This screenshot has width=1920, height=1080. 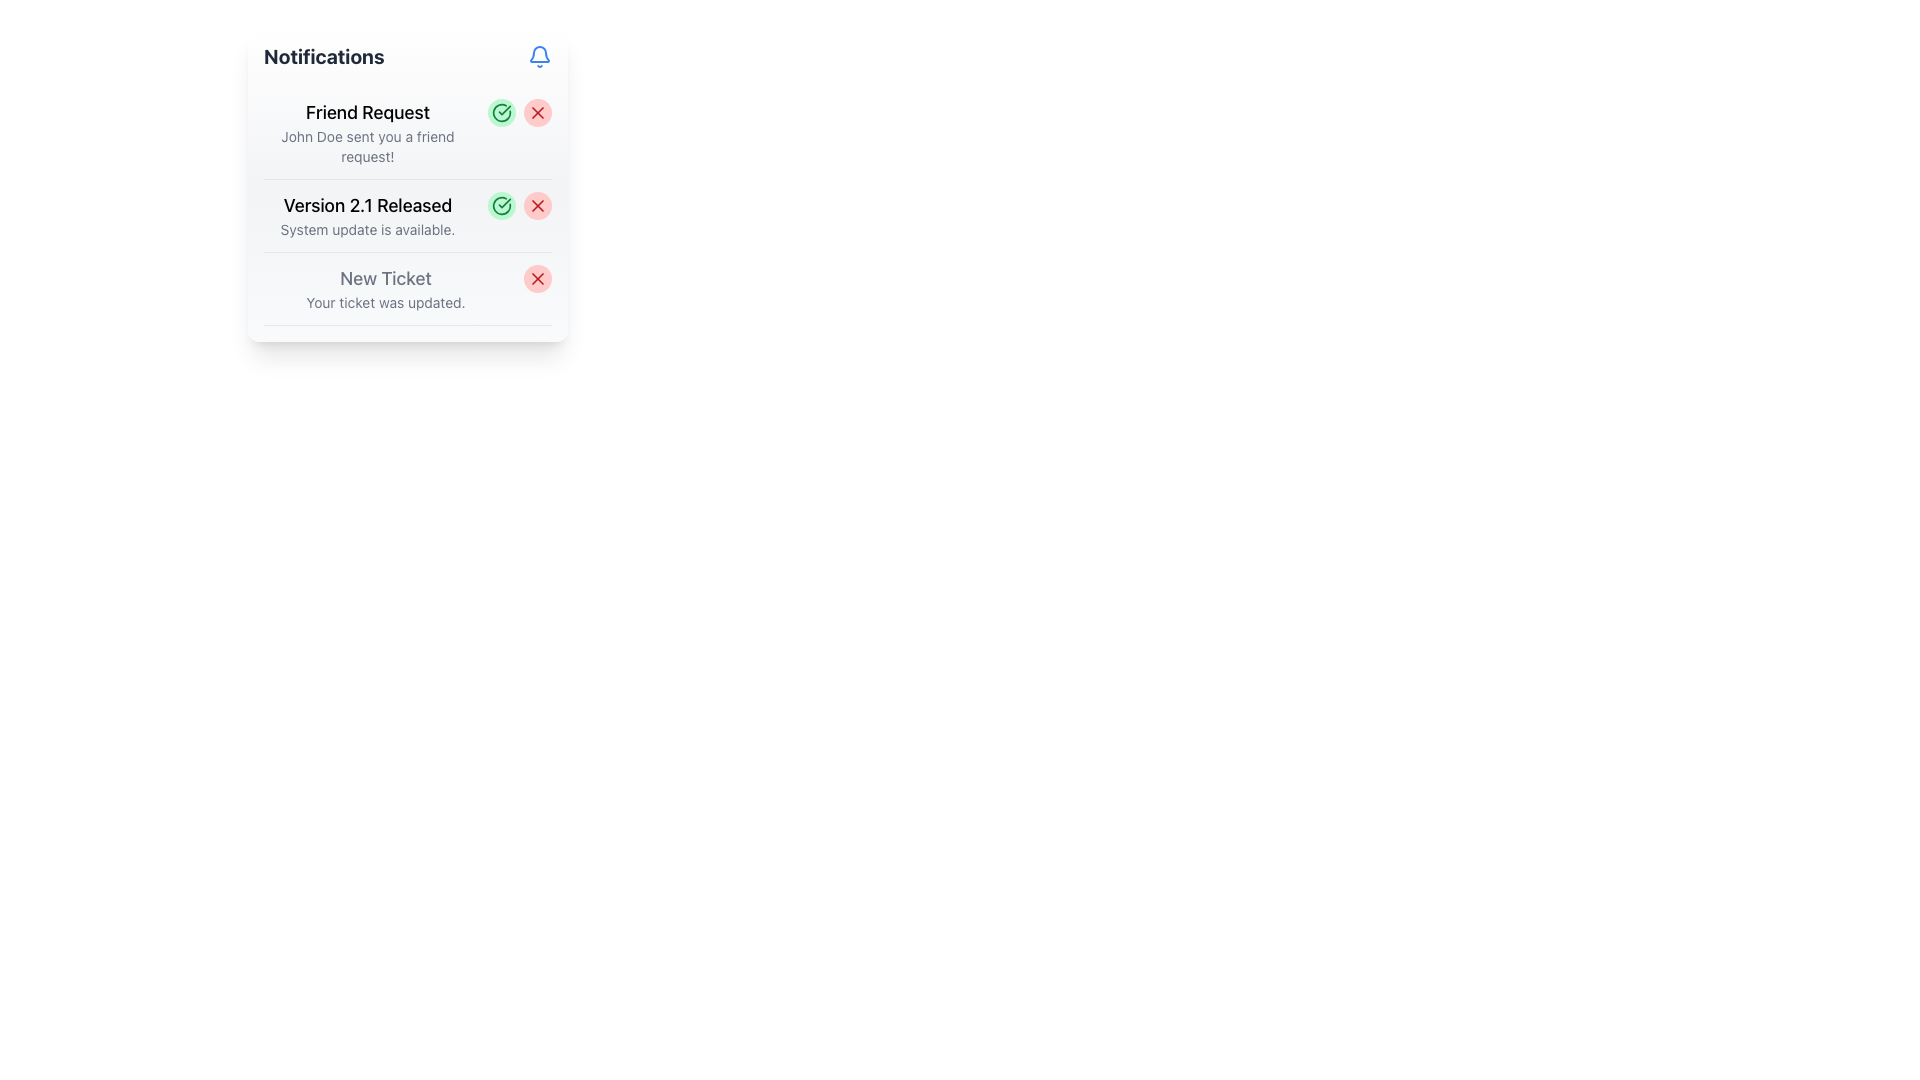 I want to click on the third notification item in the notifications list, which provides a status update regarding a ticket, located beneath 'Version 2.1 Released', so click(x=385, y=289).